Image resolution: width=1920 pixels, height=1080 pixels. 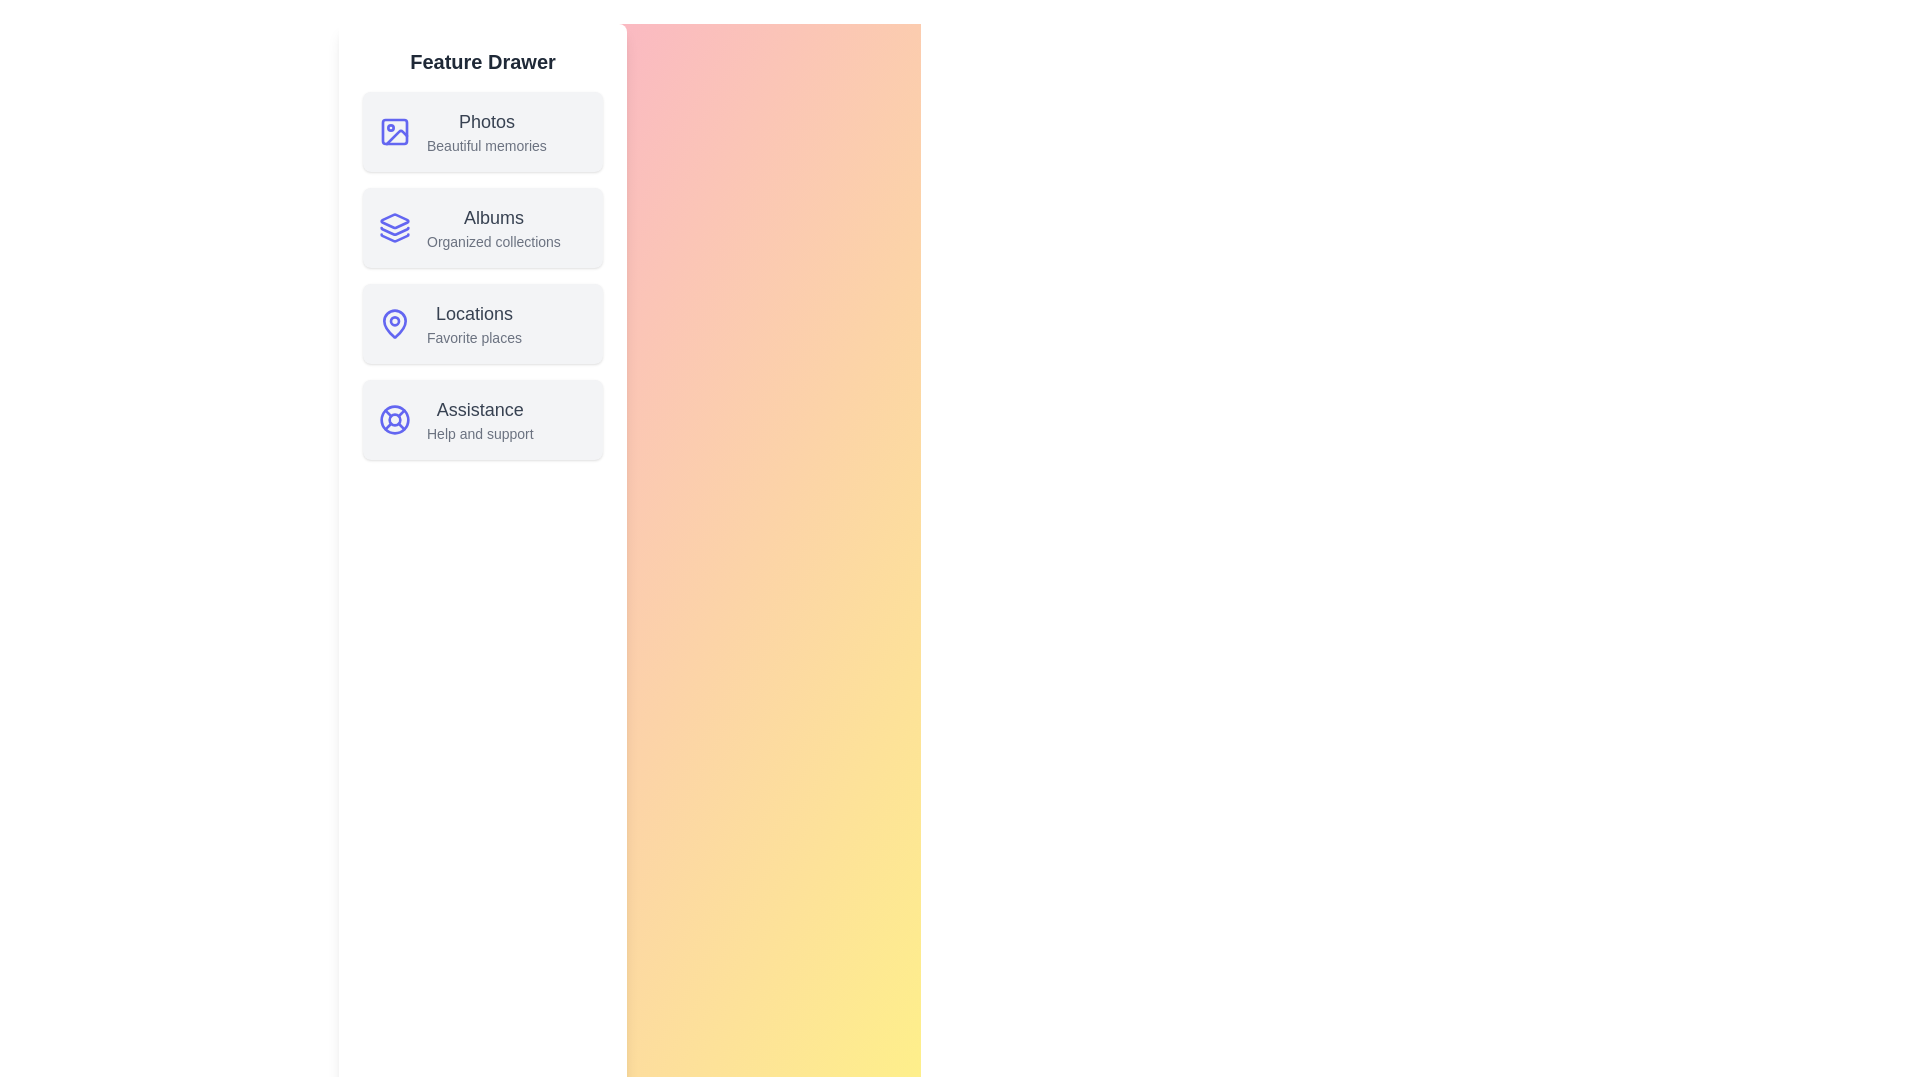 I want to click on the icon for Photos, so click(x=394, y=131).